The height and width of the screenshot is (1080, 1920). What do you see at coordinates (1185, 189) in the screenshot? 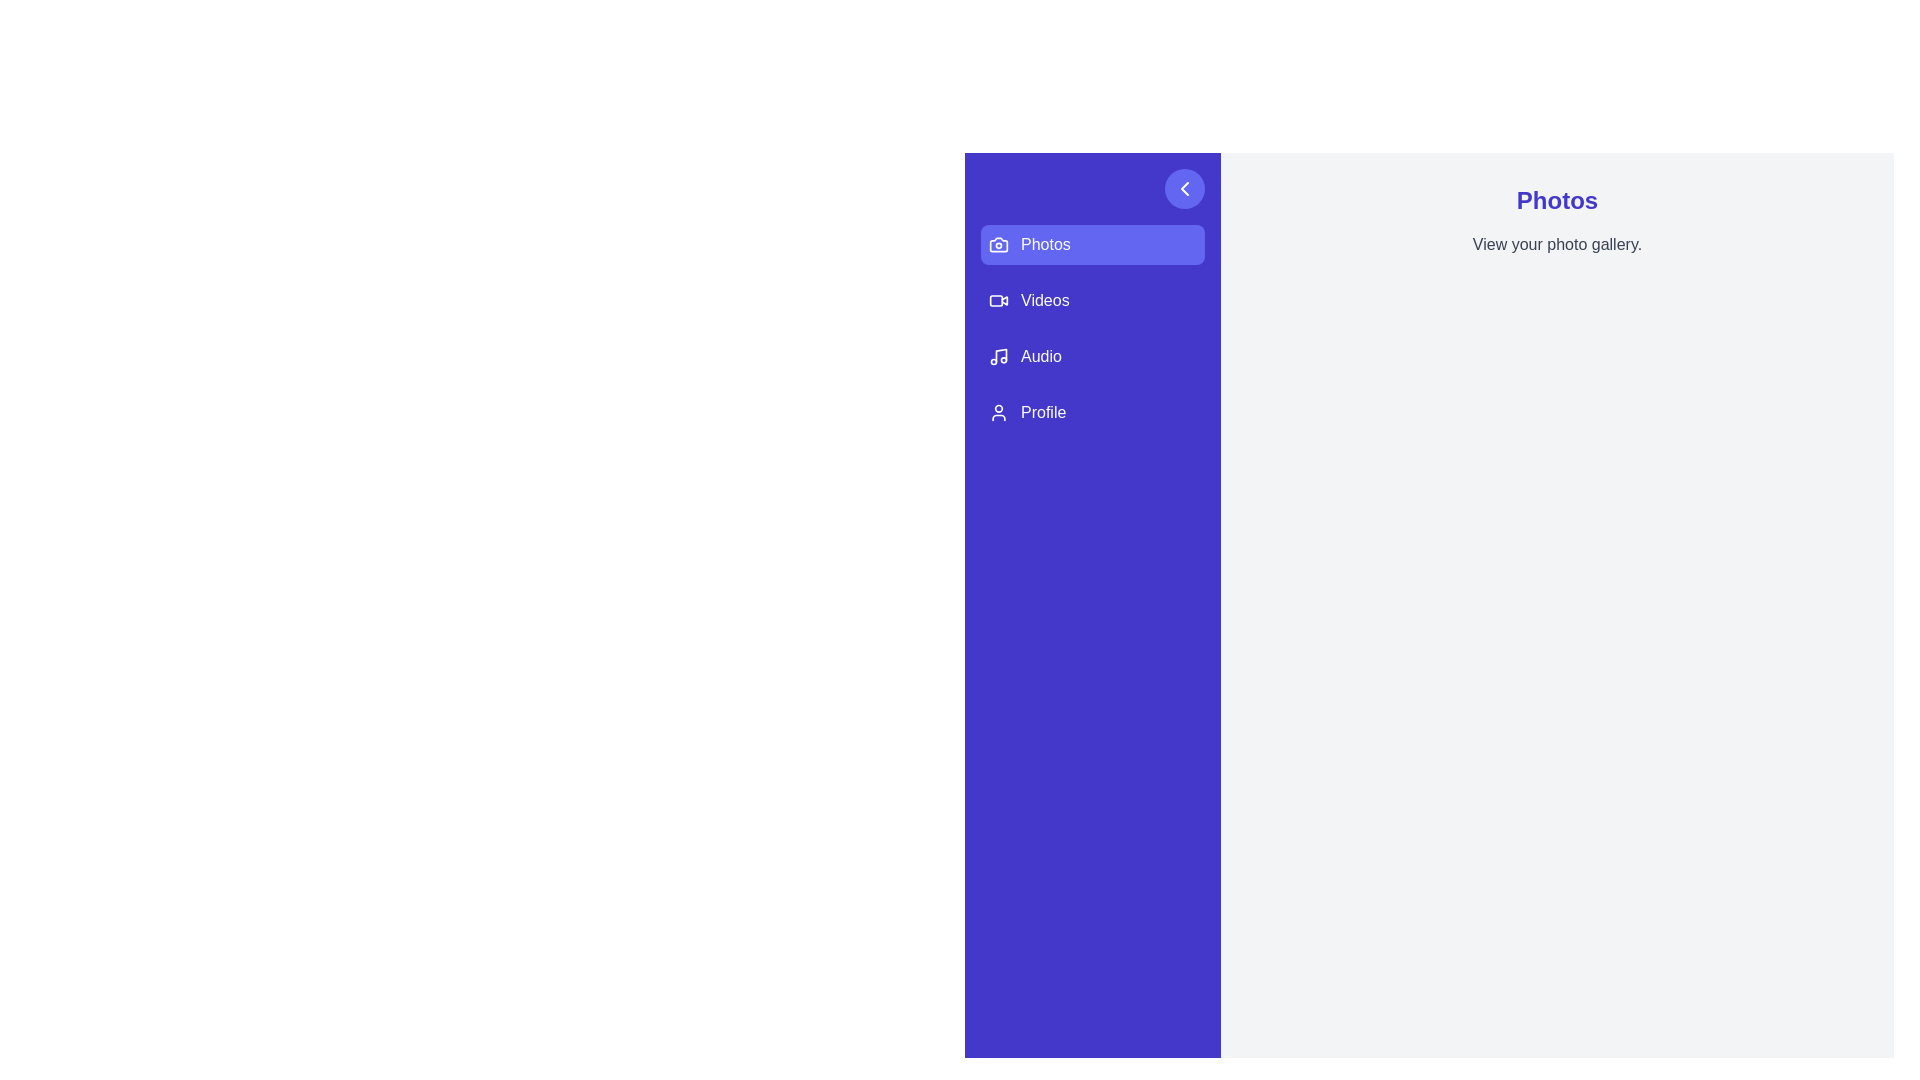
I see `the button located at the top-right corner of the vertical menu panel, which is used to collapse or close the menu` at bounding box center [1185, 189].